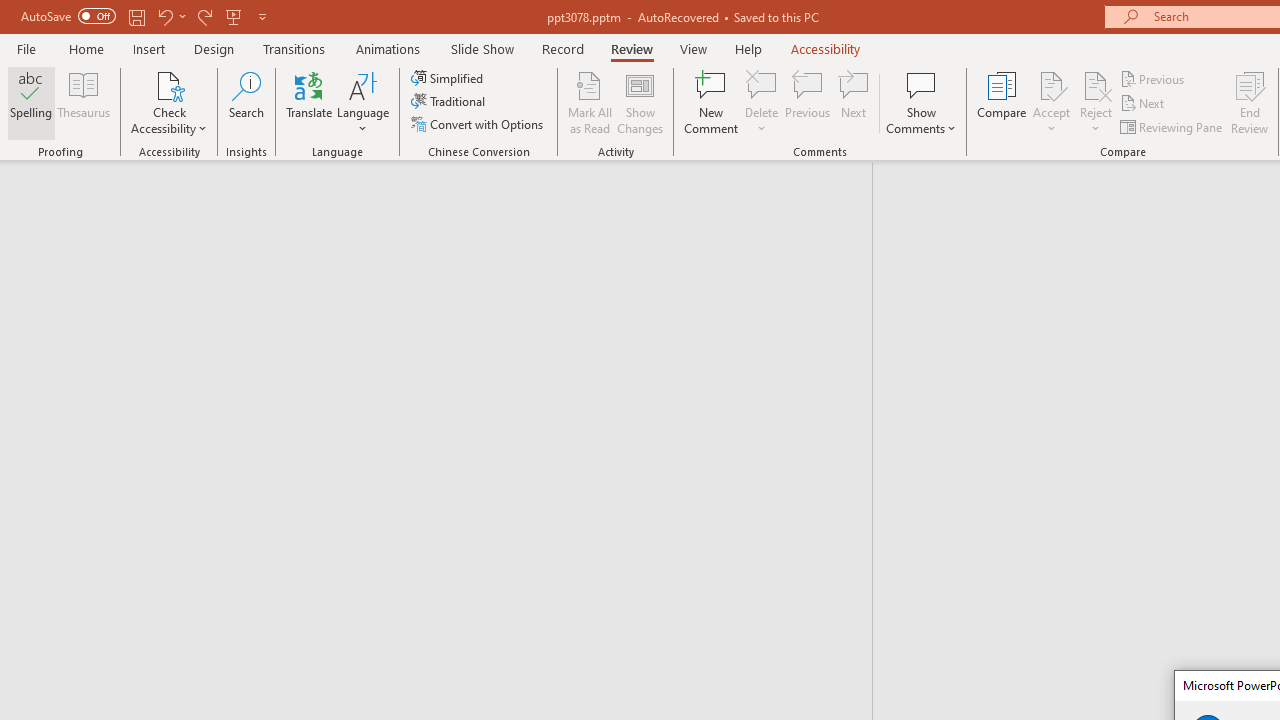  What do you see at coordinates (1002, 103) in the screenshot?
I see `'Compare'` at bounding box center [1002, 103].